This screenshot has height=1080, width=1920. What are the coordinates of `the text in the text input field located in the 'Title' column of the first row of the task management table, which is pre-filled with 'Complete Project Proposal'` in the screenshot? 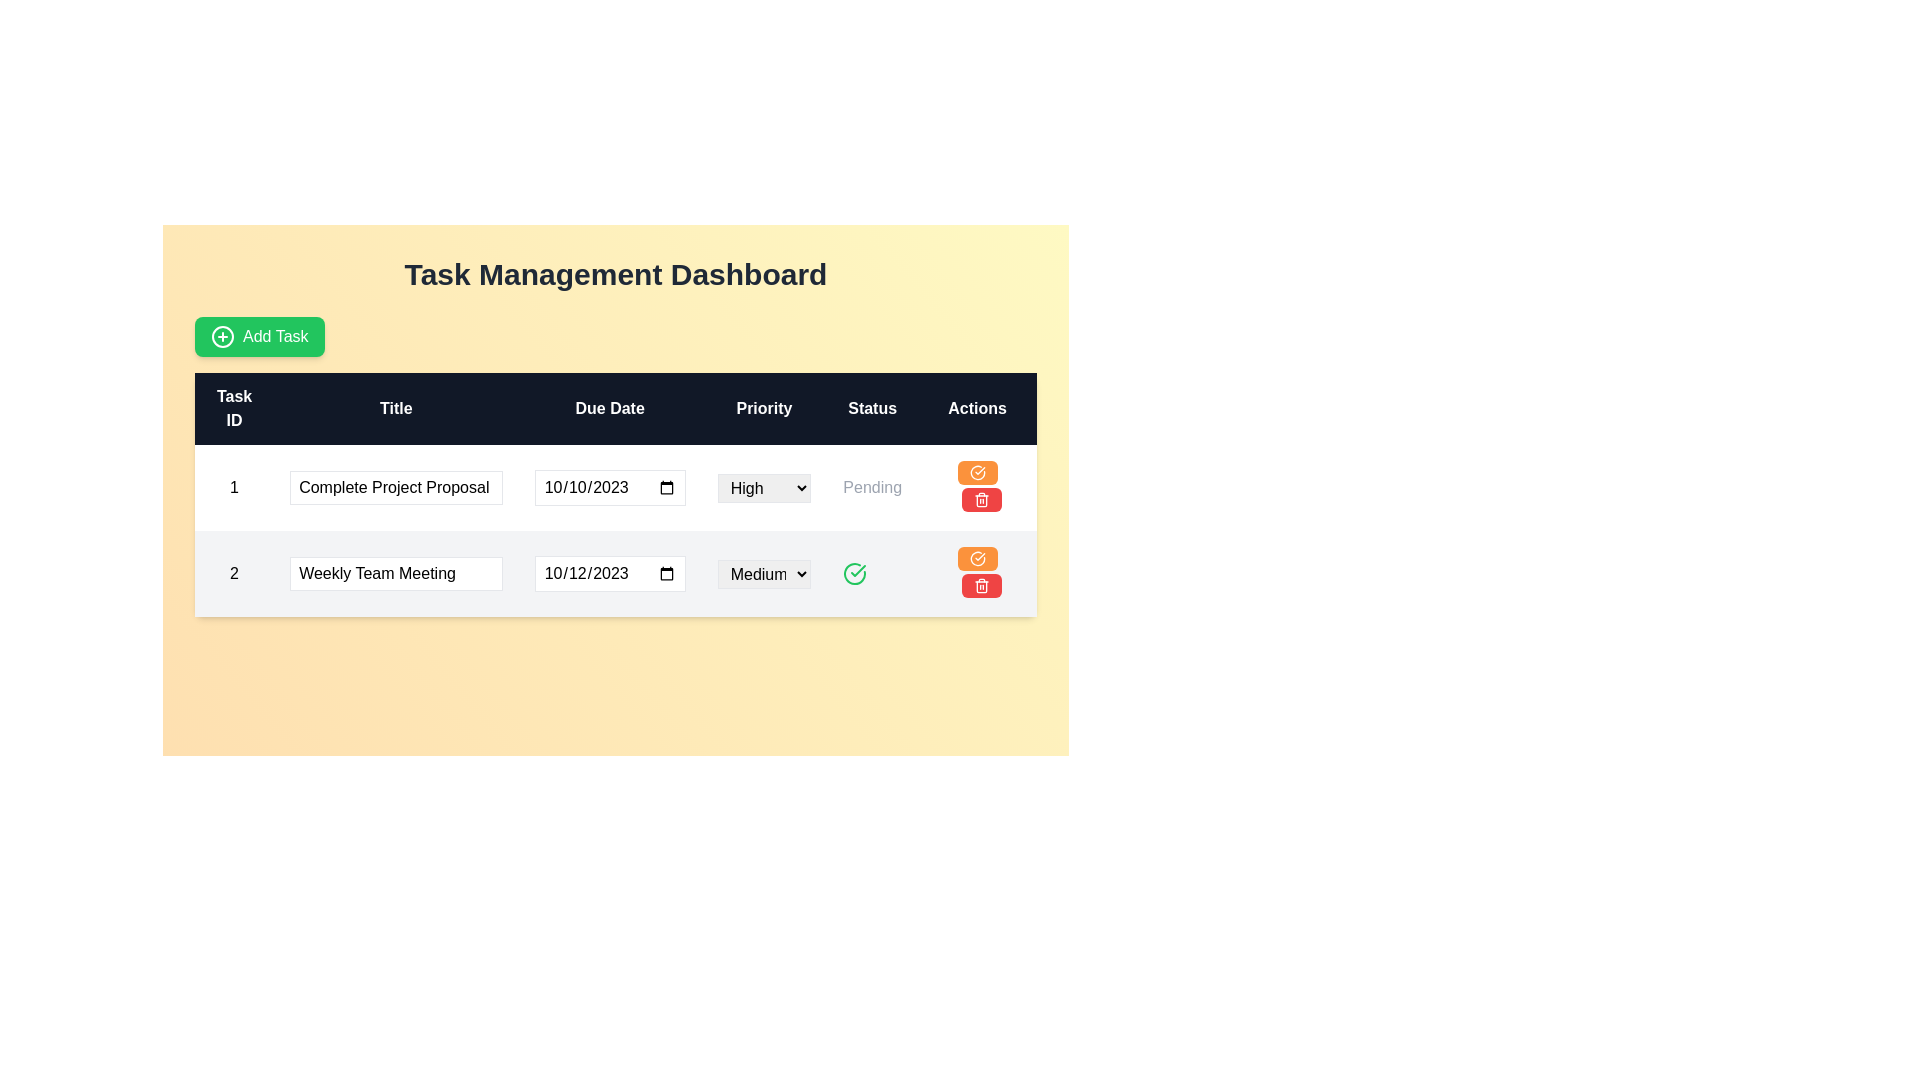 It's located at (396, 488).